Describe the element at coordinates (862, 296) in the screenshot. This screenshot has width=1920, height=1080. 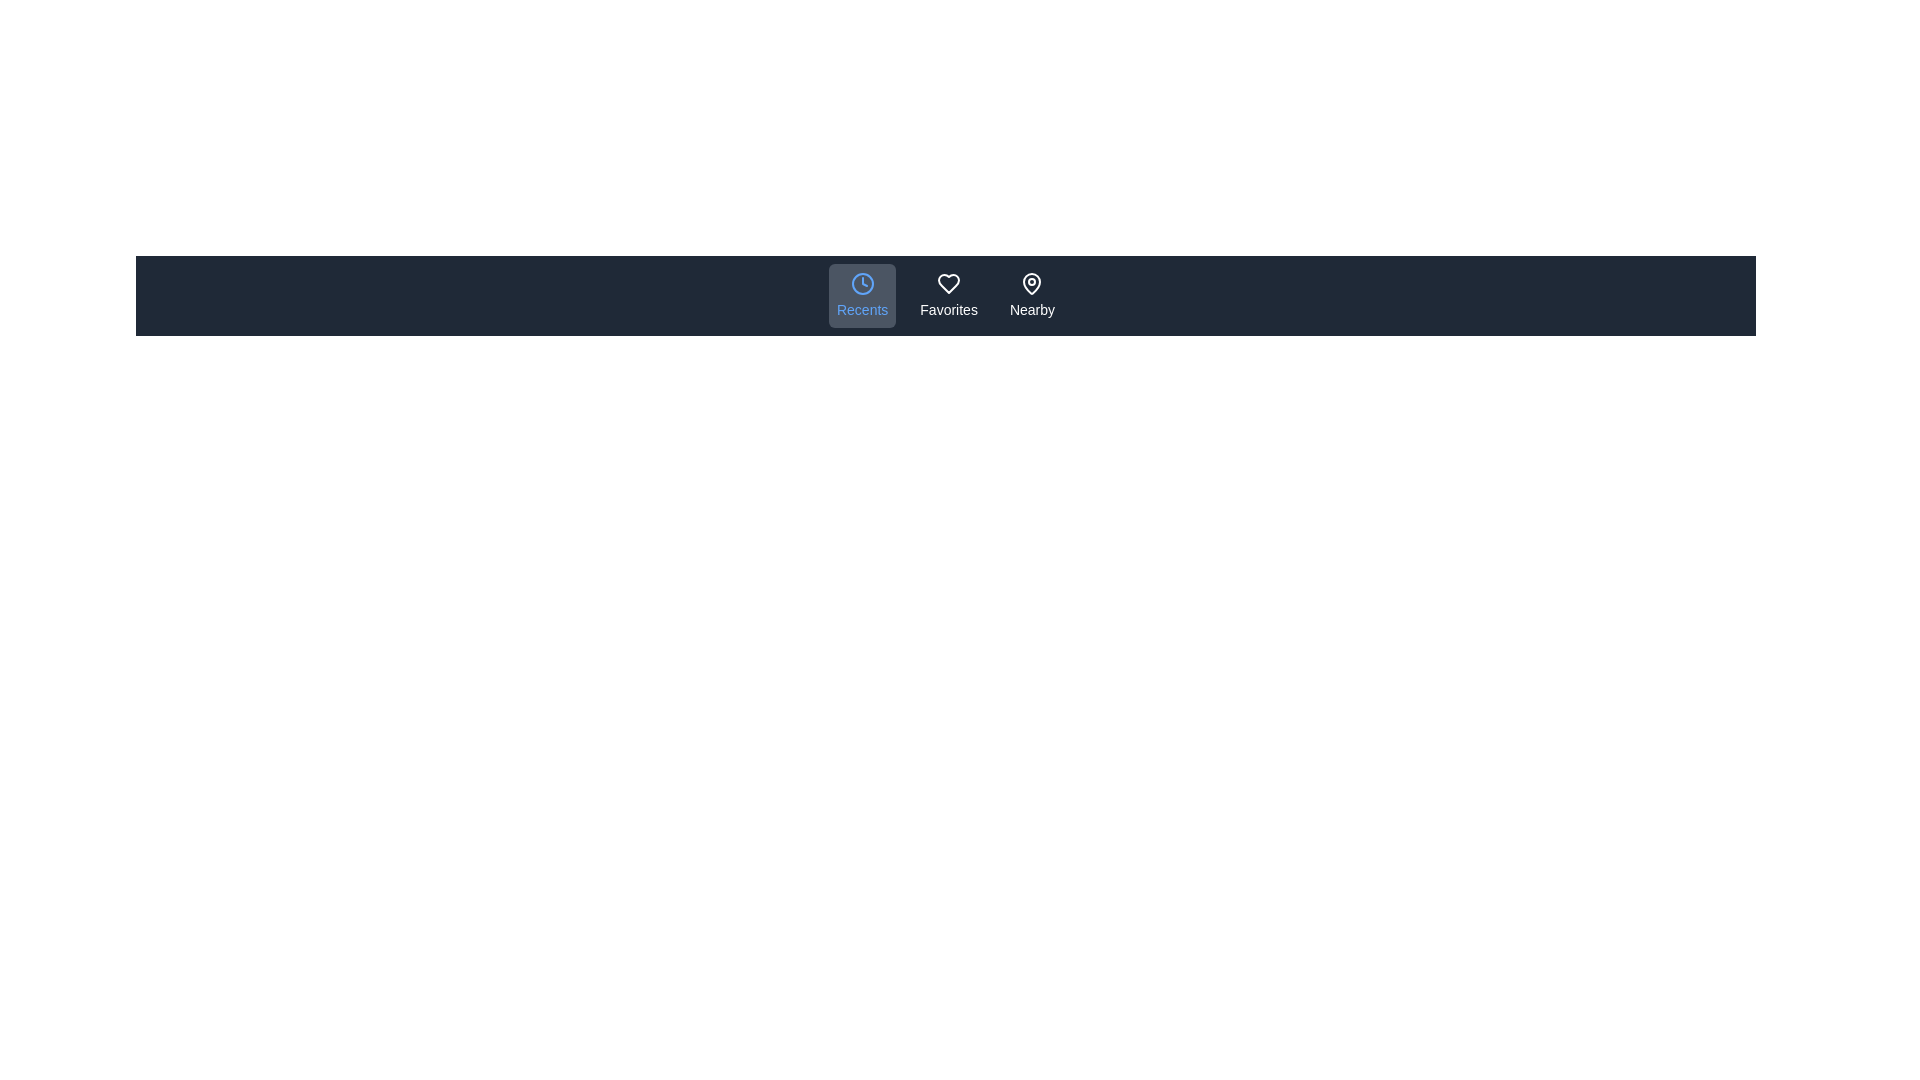
I see `the navigation option labeled Recents` at that location.